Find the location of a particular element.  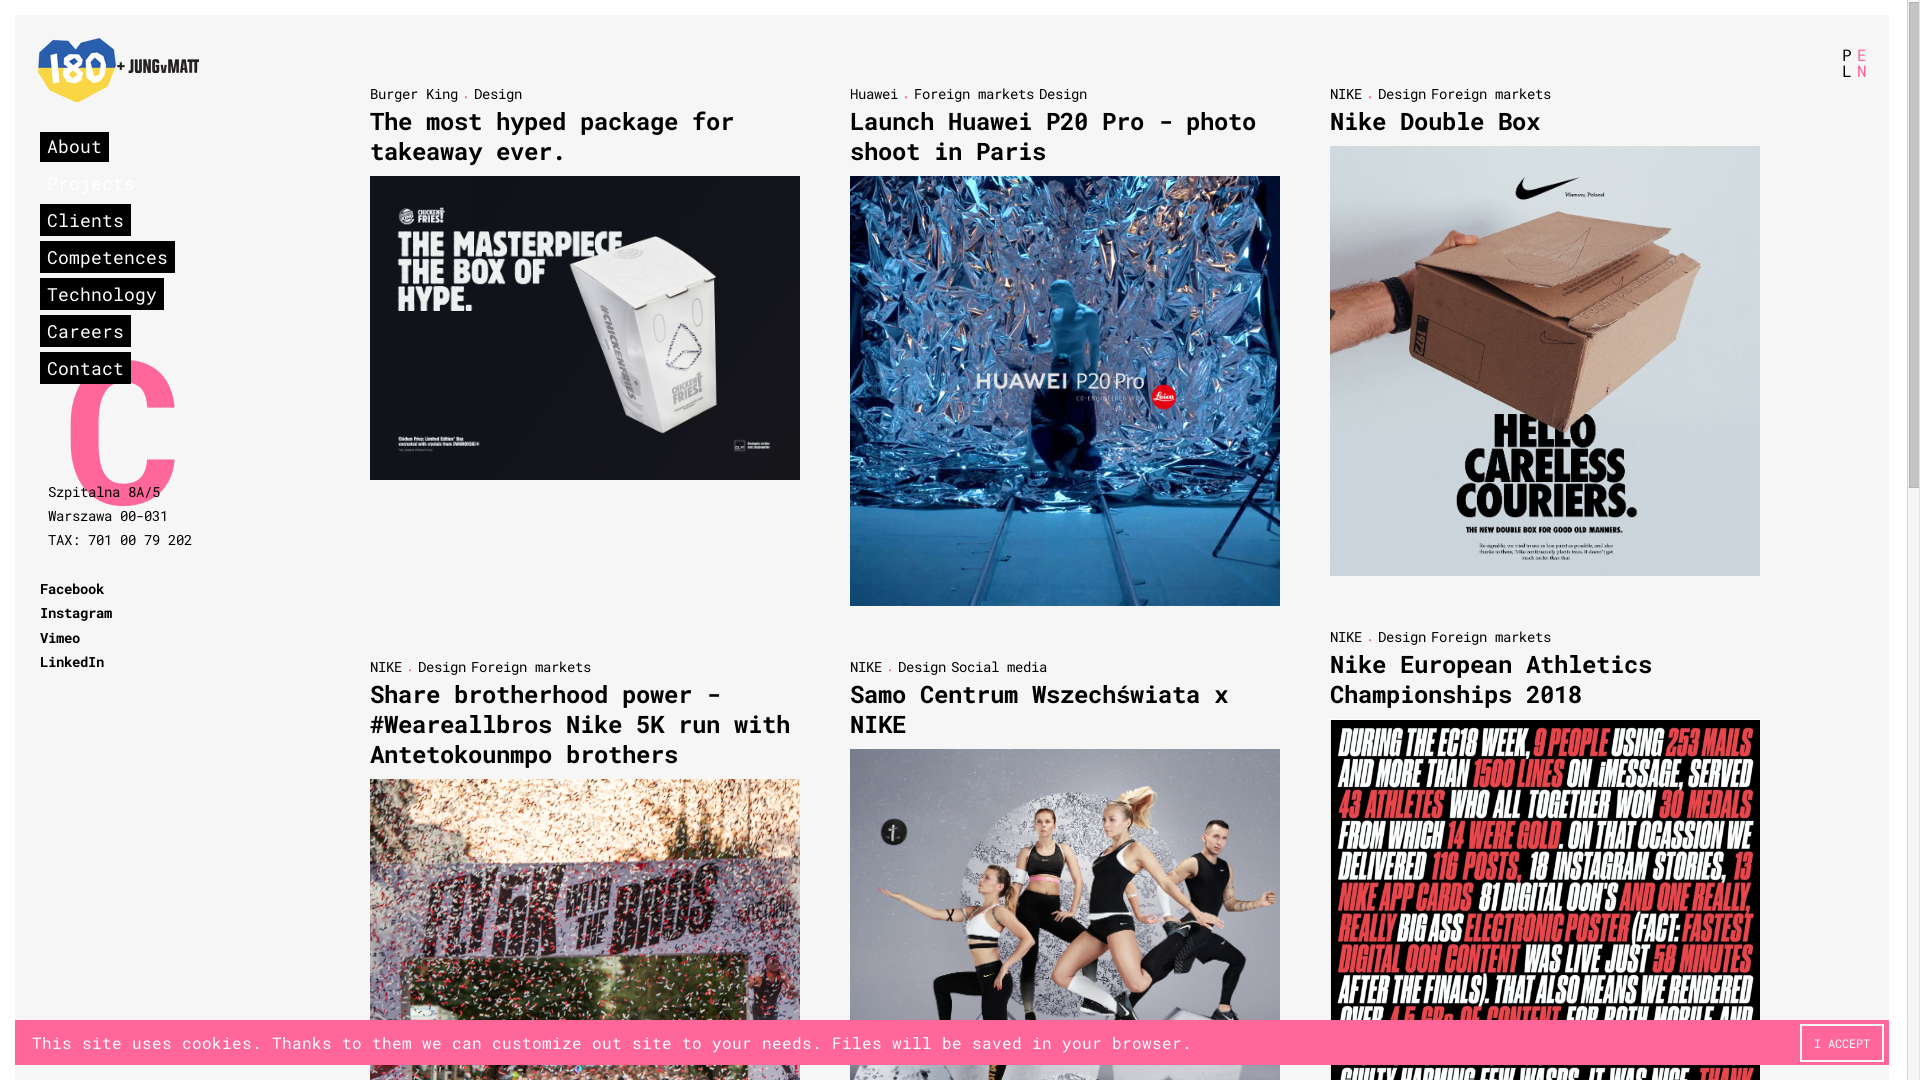

'Launch Huawei P20 Pro - photo shoot in Paris' is located at coordinates (1051, 137).